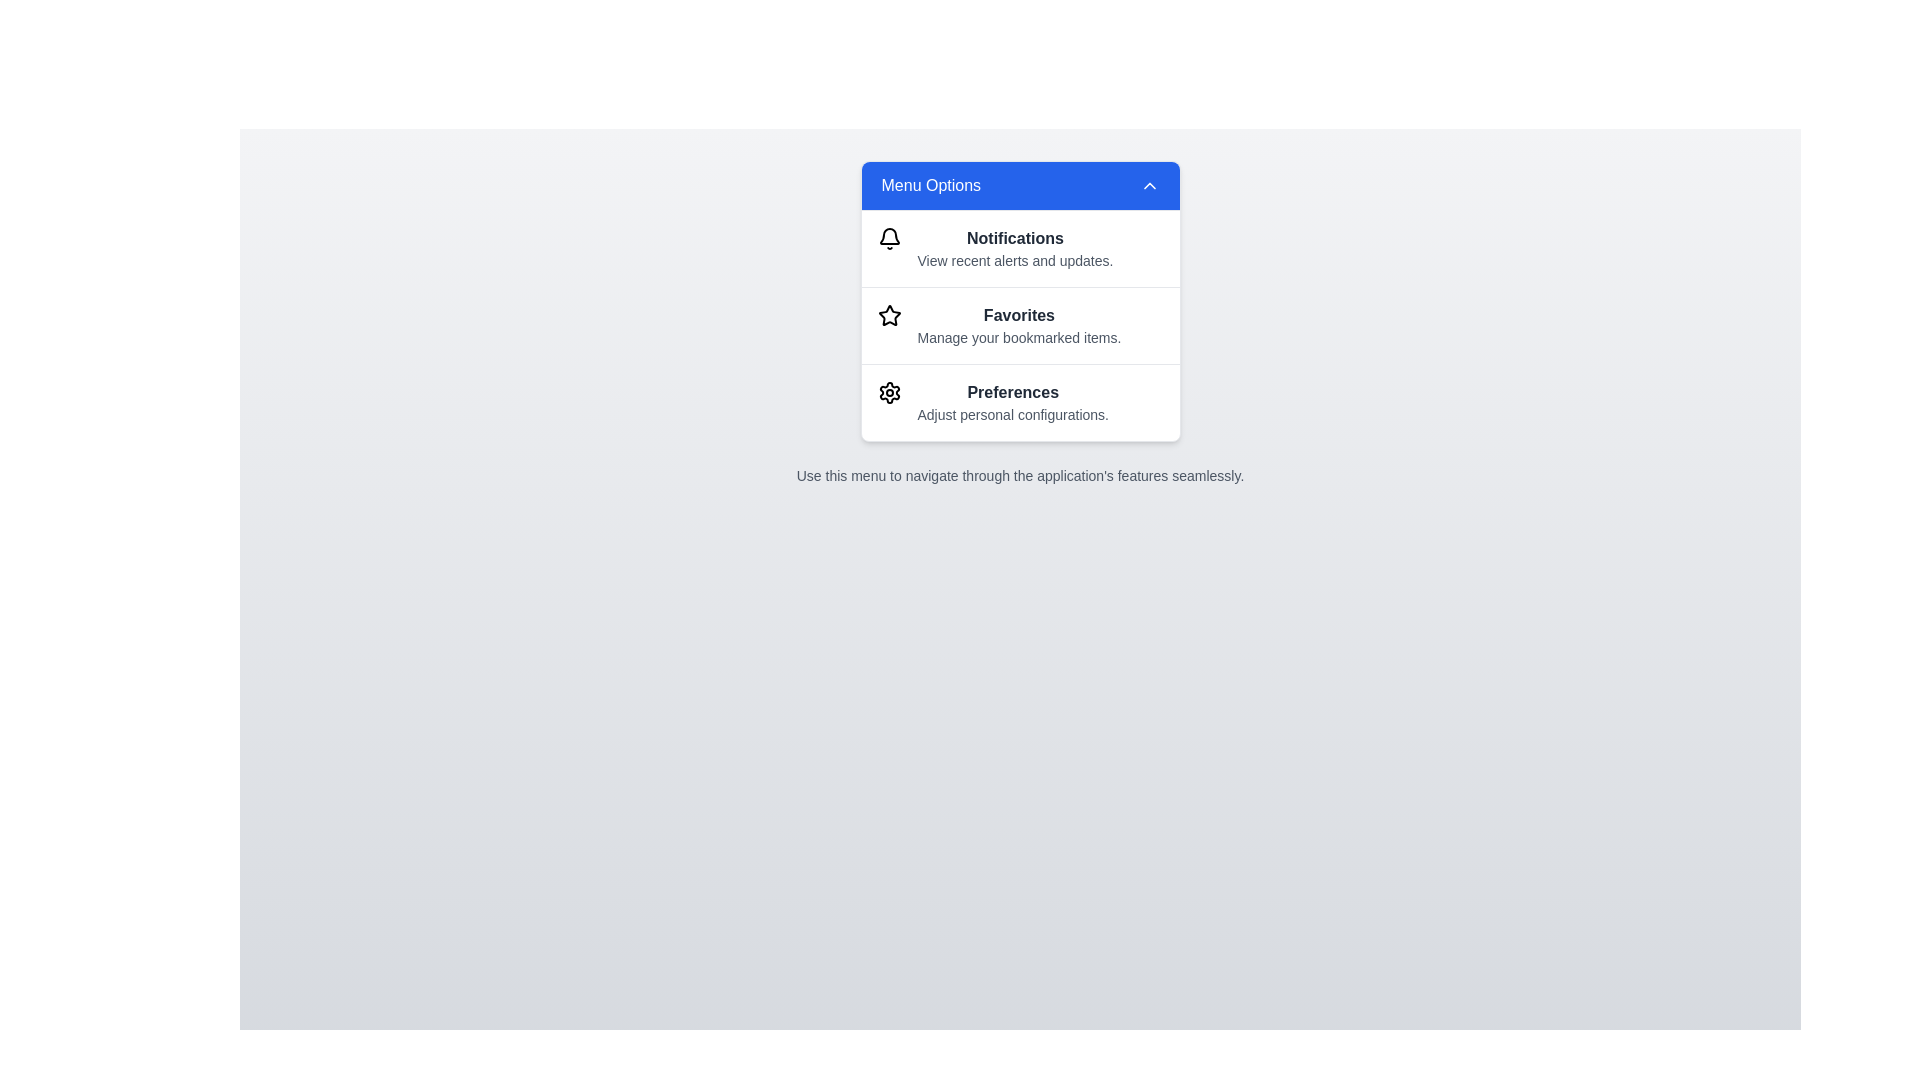 The height and width of the screenshot is (1080, 1920). What do you see at coordinates (1020, 324) in the screenshot?
I see `the menu option Favorites from the VibrantInteractiveMenu` at bounding box center [1020, 324].